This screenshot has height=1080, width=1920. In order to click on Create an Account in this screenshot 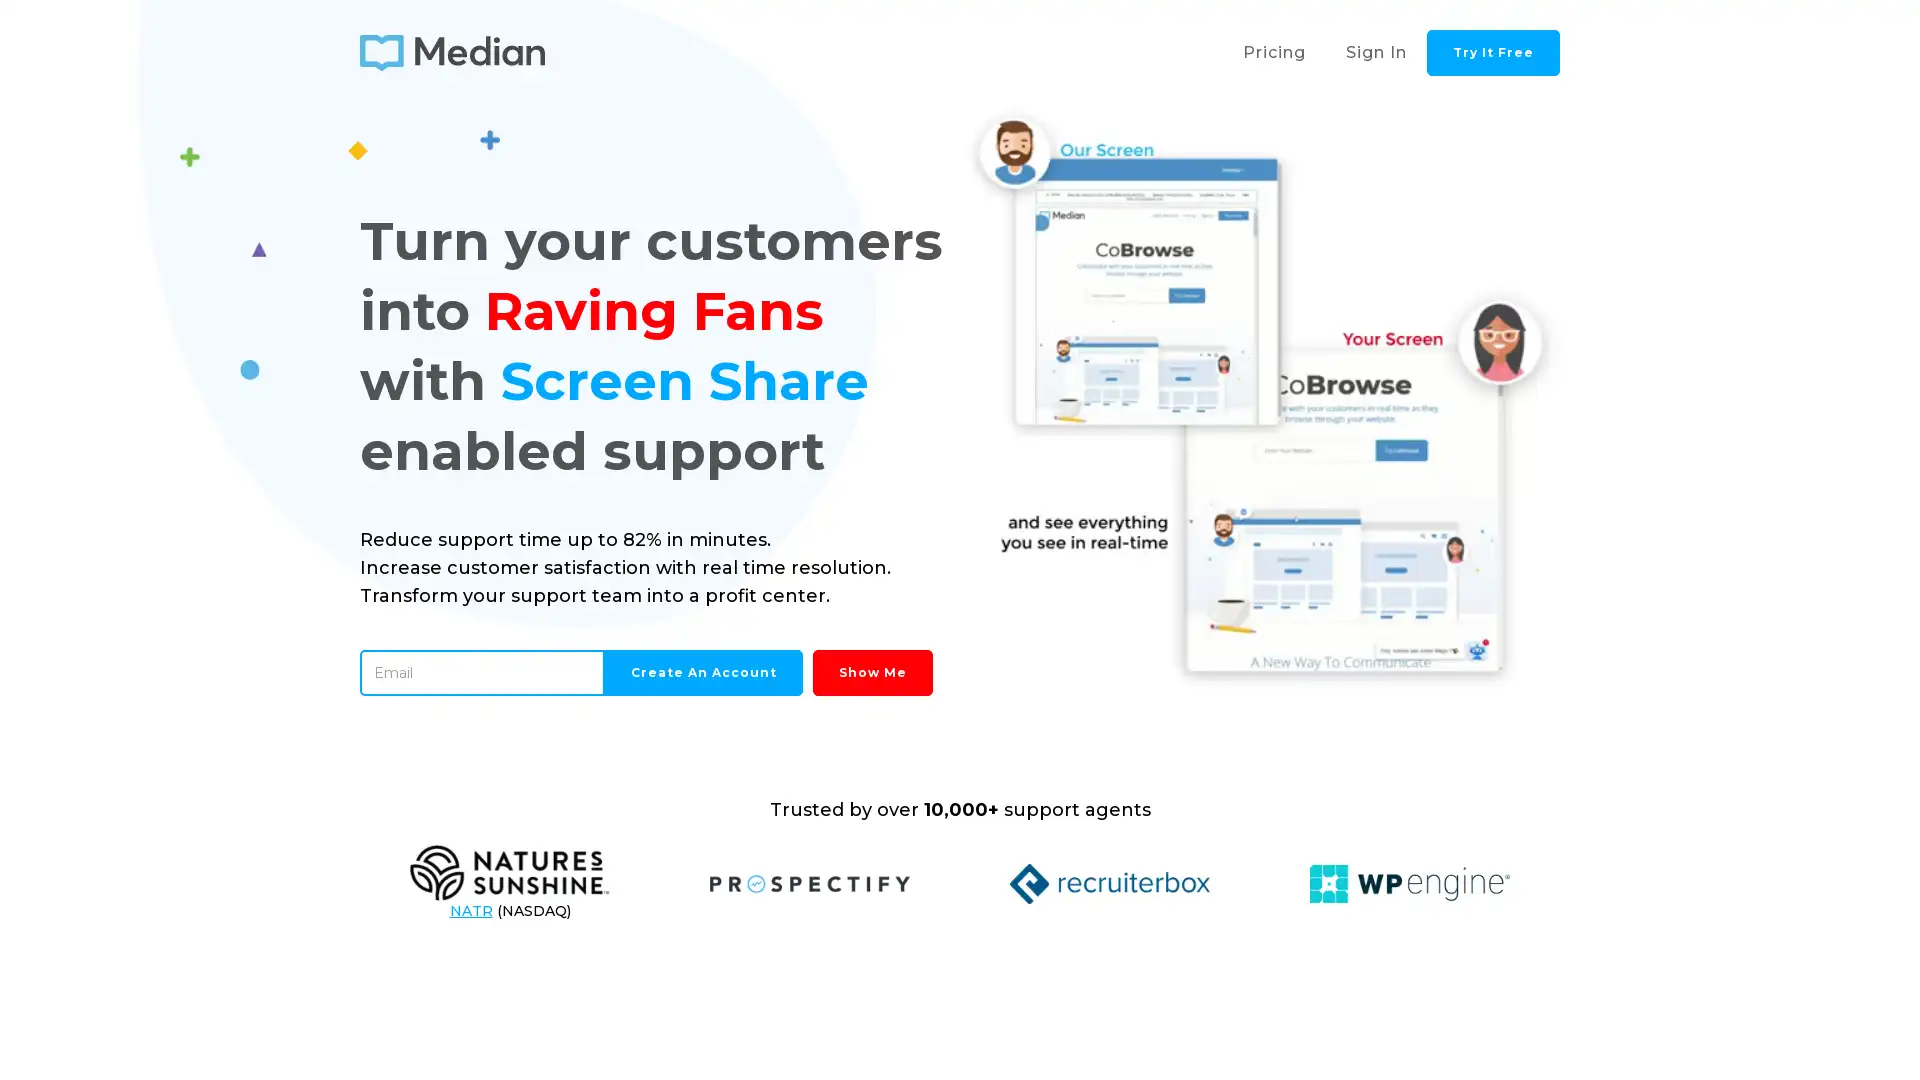, I will do `click(702, 672)`.